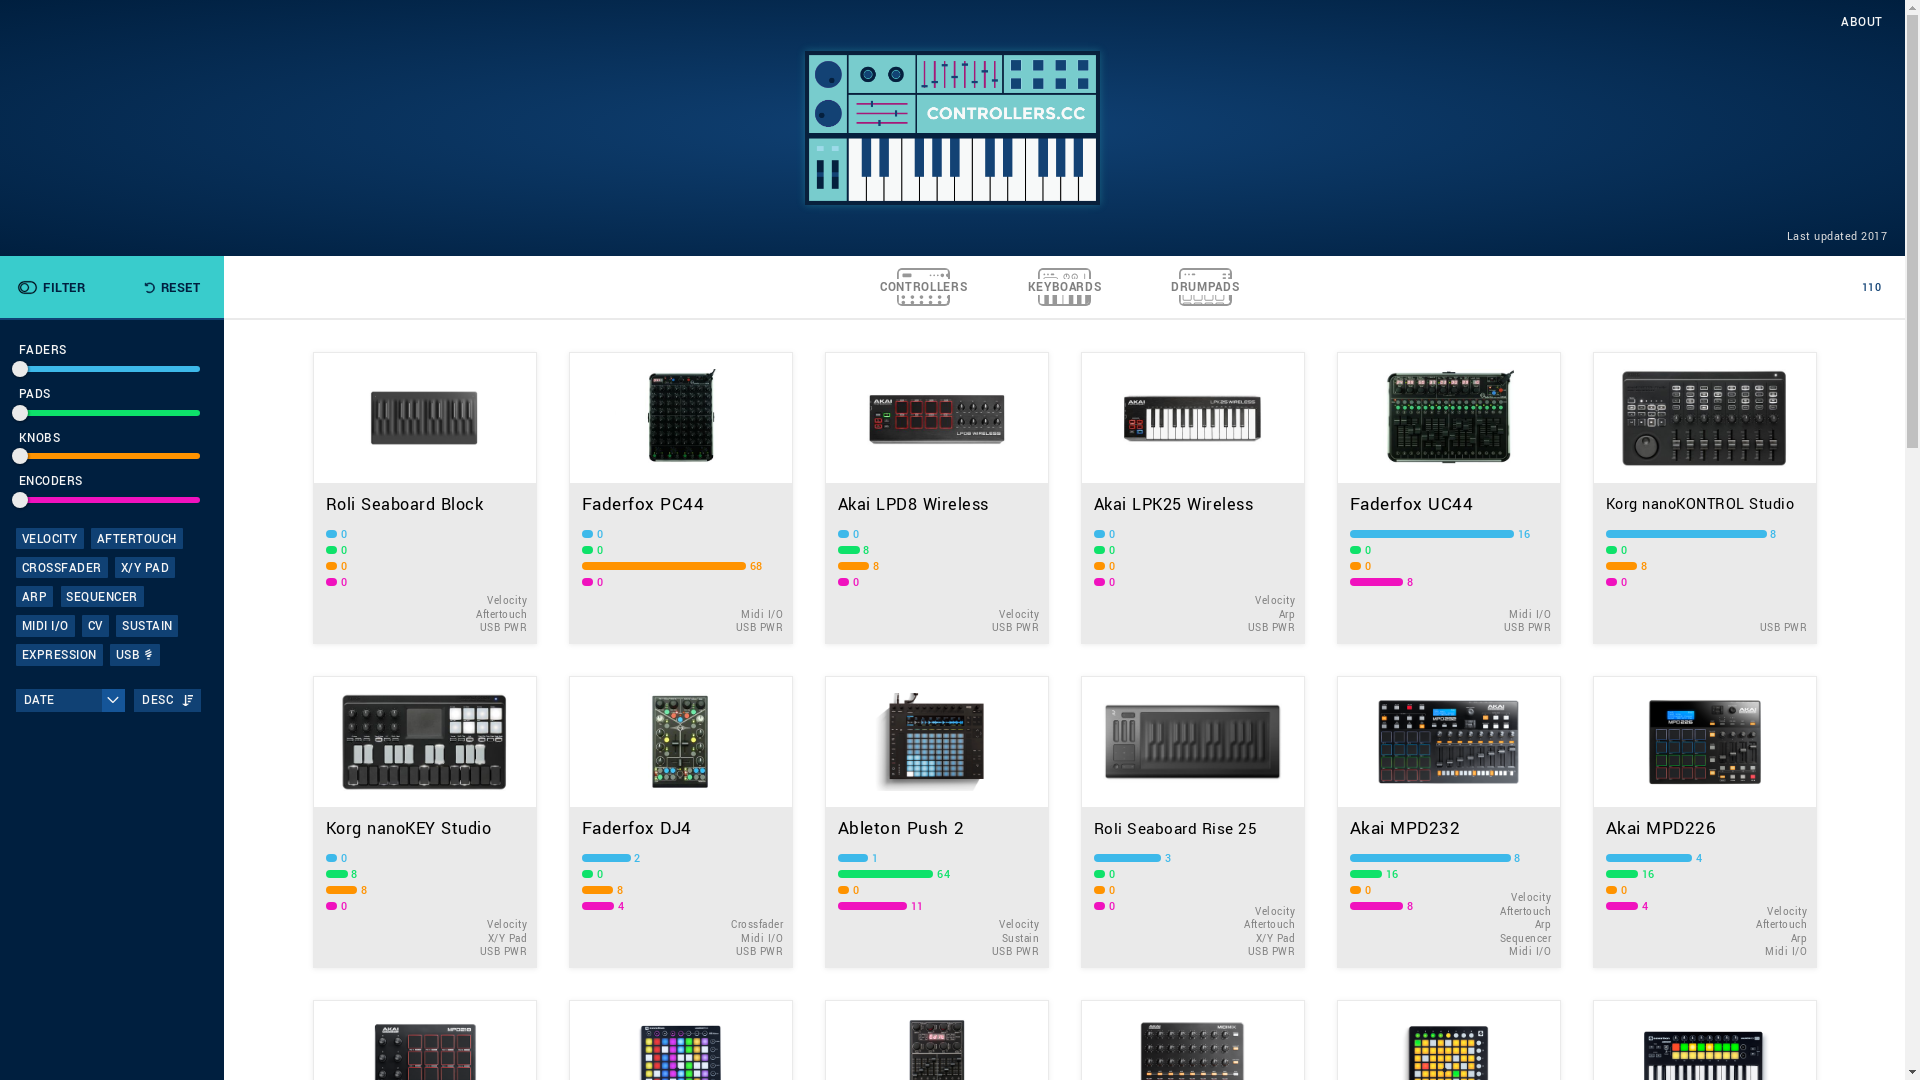 The height and width of the screenshot is (1080, 1920). Describe the element at coordinates (422, 821) in the screenshot. I see `'Korg nanoKEY Studio` at that location.